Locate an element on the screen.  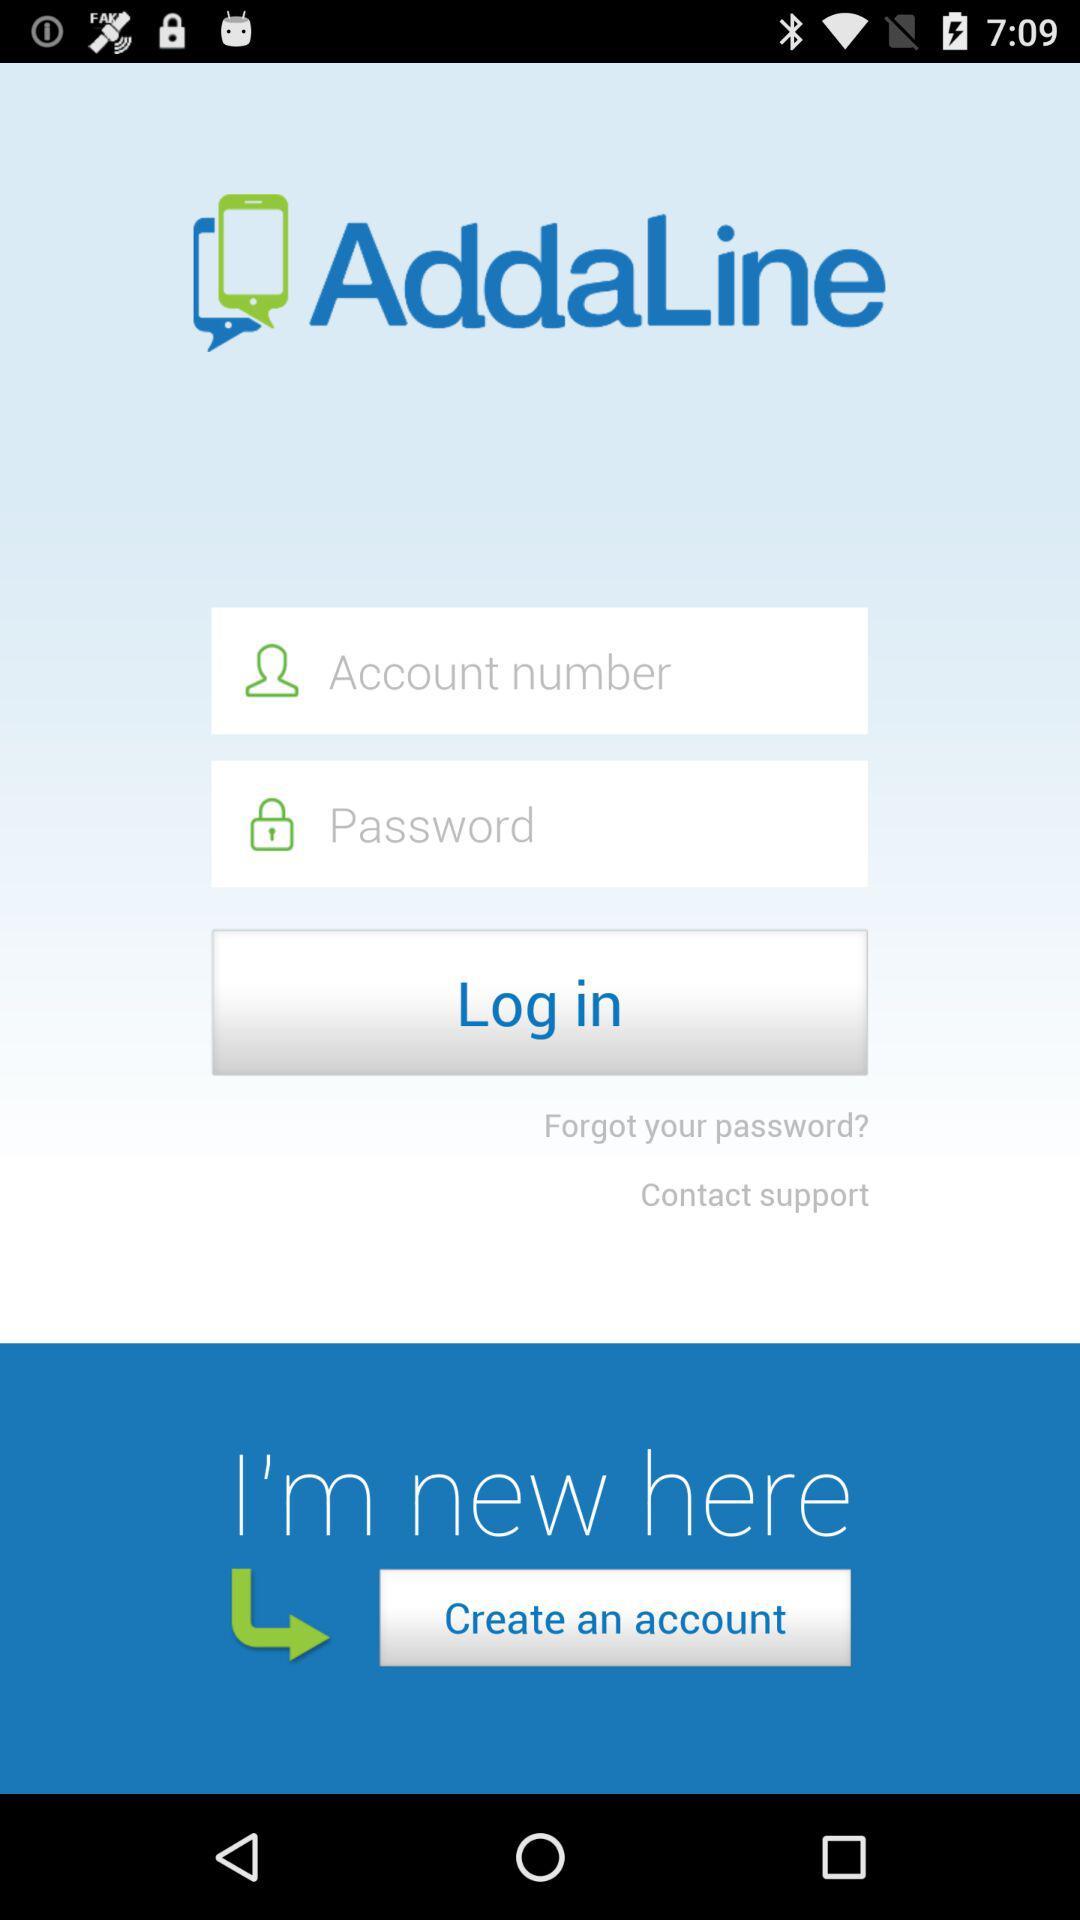
insert username is located at coordinates (538, 670).